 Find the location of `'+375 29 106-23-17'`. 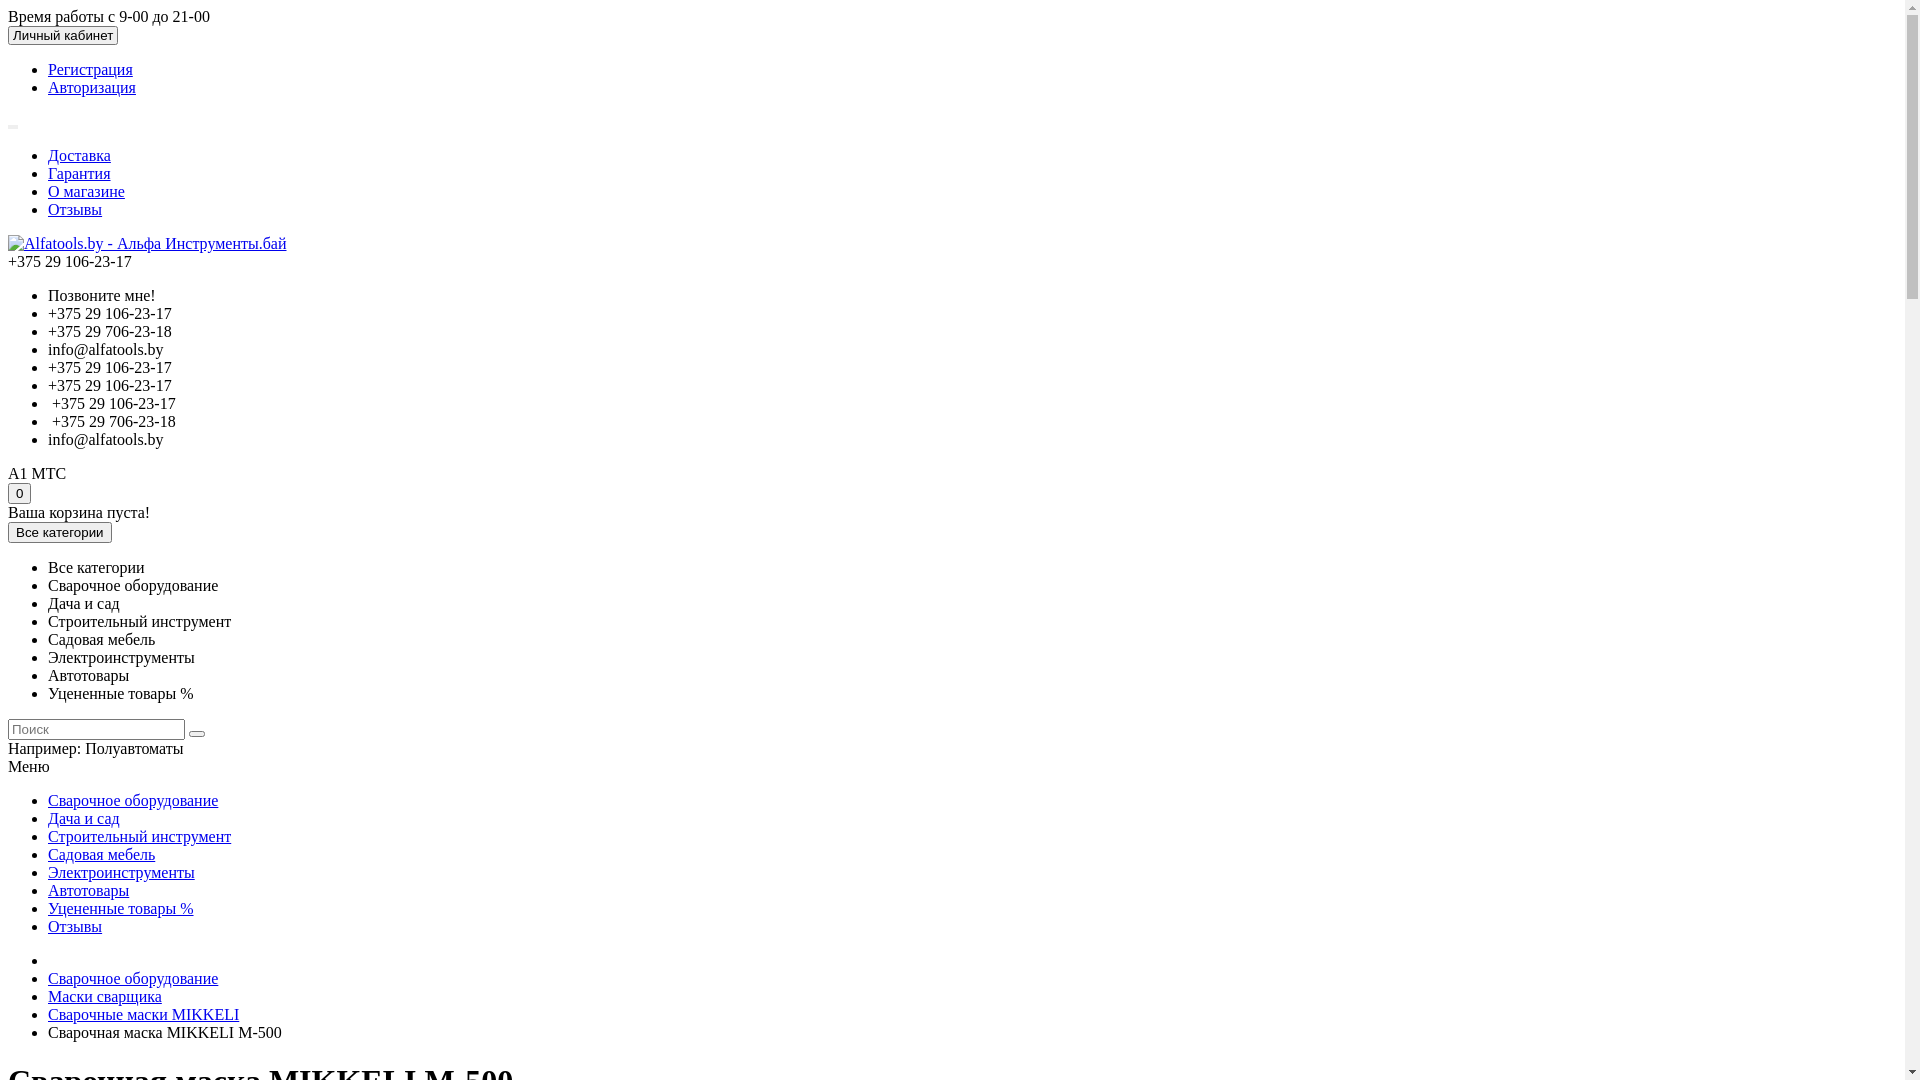

'+375 29 106-23-17' is located at coordinates (109, 313).